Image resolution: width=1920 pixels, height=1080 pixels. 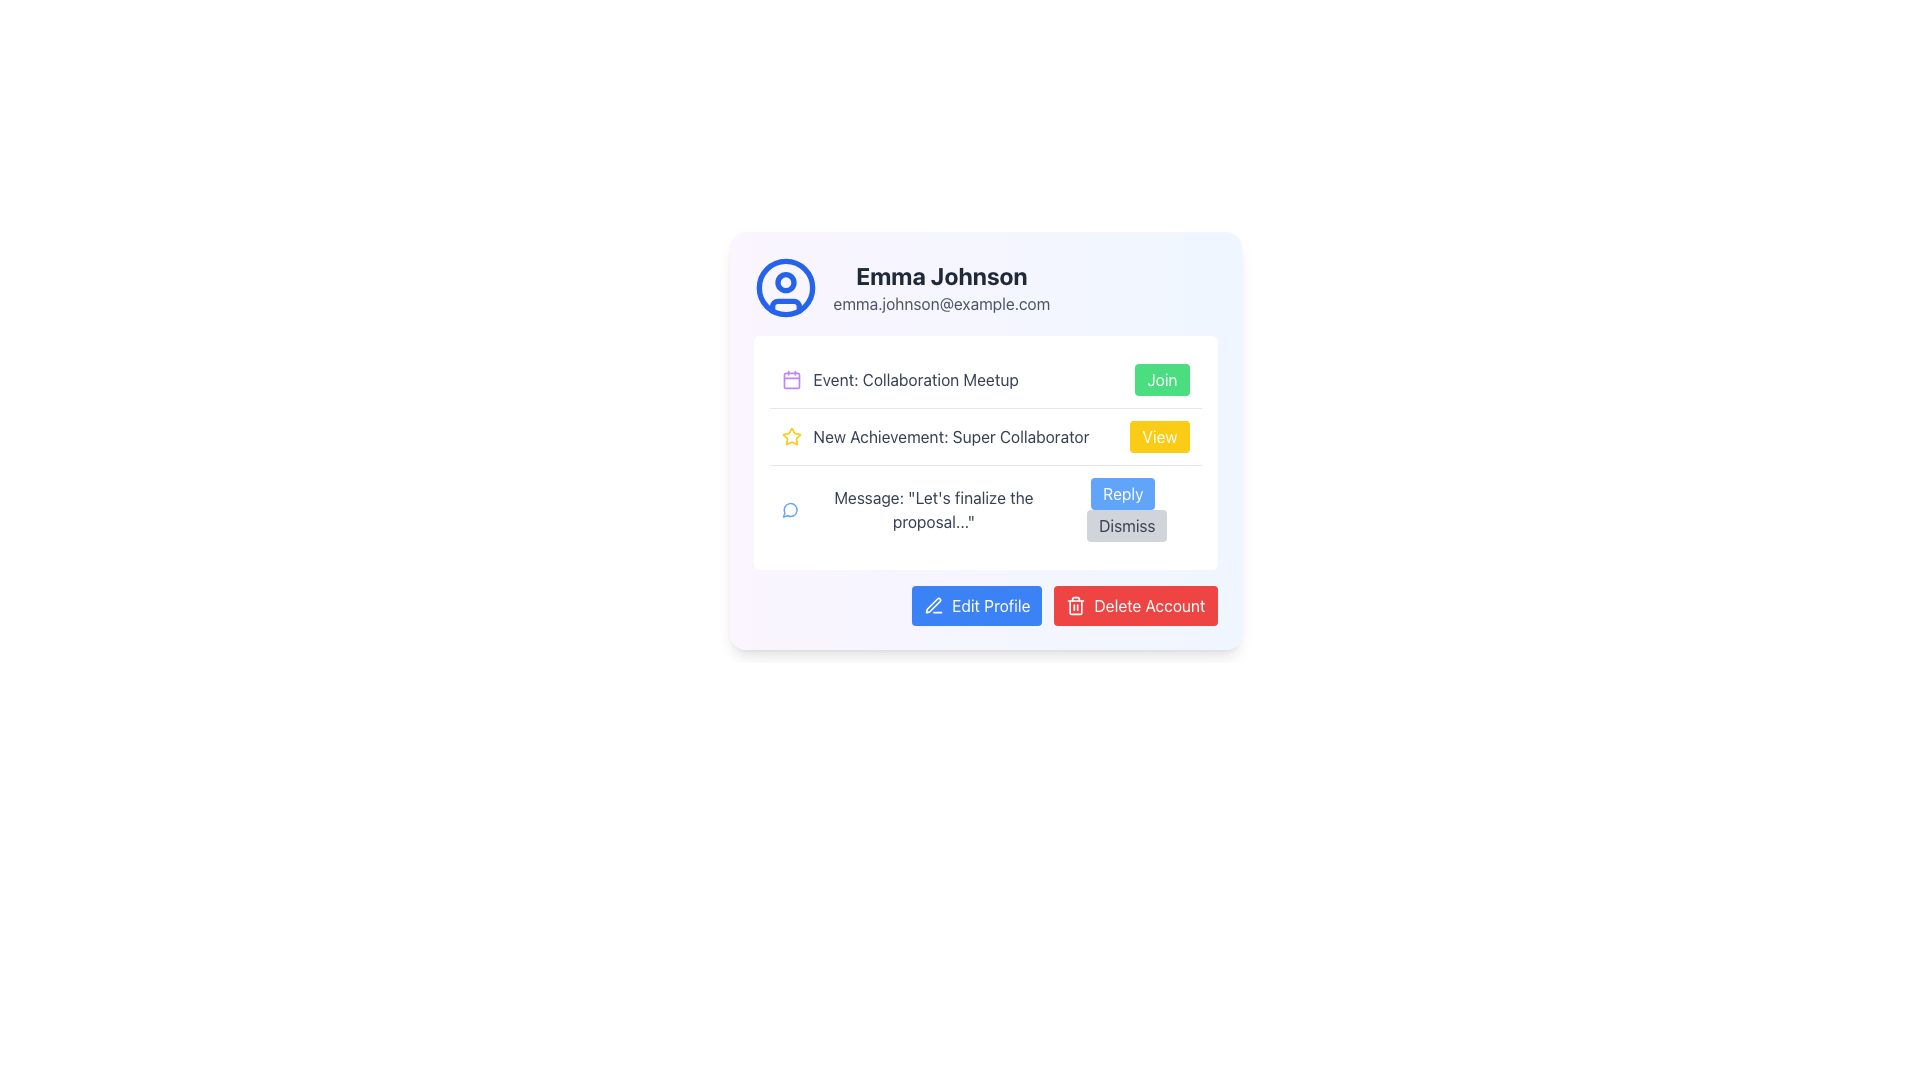 What do you see at coordinates (918, 508) in the screenshot?
I see `the message display with the text 'Message: "Let's finalize the proposal..."' and the blue circular speech bubble icon, located below 'Event: Collaboration Meetup' and 'New Achievement: Super Collaborator', and to the left of 'Reply' and 'Dismiss' buttons` at bounding box center [918, 508].